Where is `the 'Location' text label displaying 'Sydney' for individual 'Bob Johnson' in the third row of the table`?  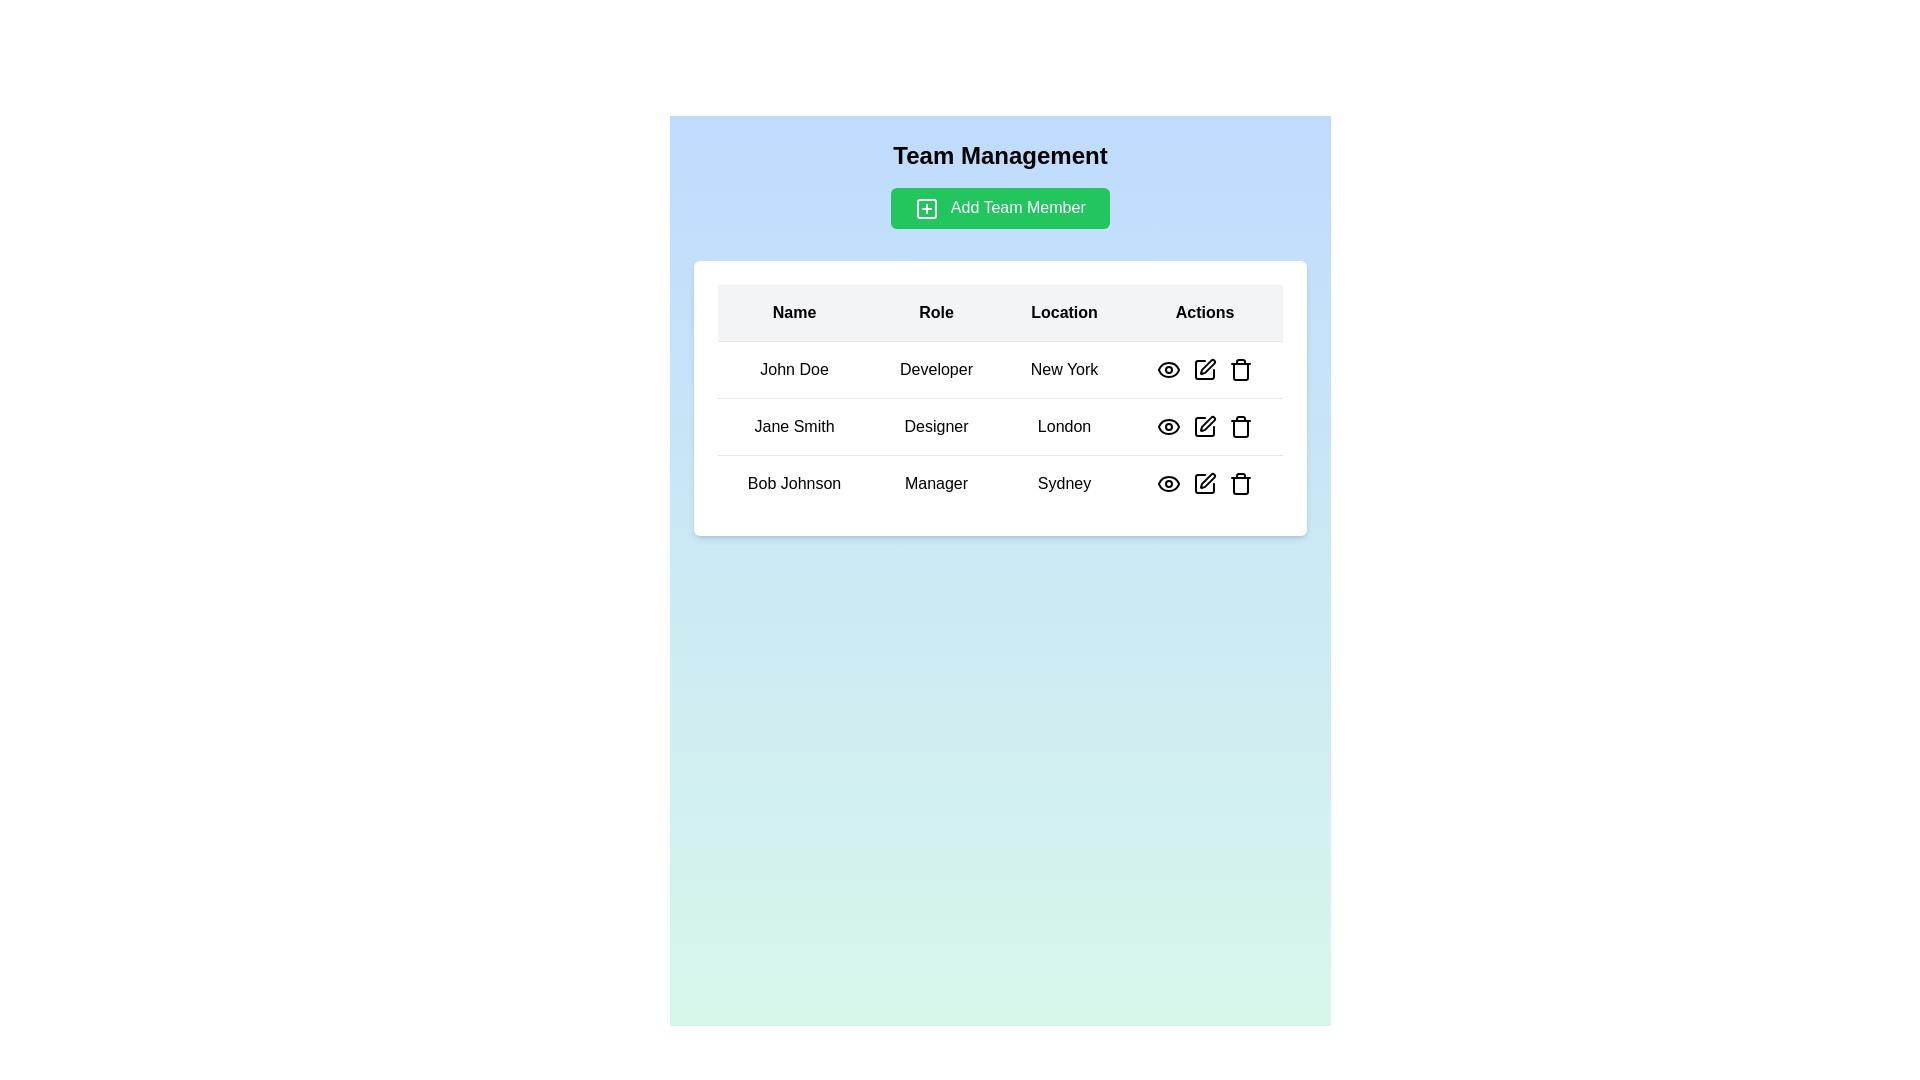
the 'Location' text label displaying 'Sydney' for individual 'Bob Johnson' in the third row of the table is located at coordinates (1063, 483).